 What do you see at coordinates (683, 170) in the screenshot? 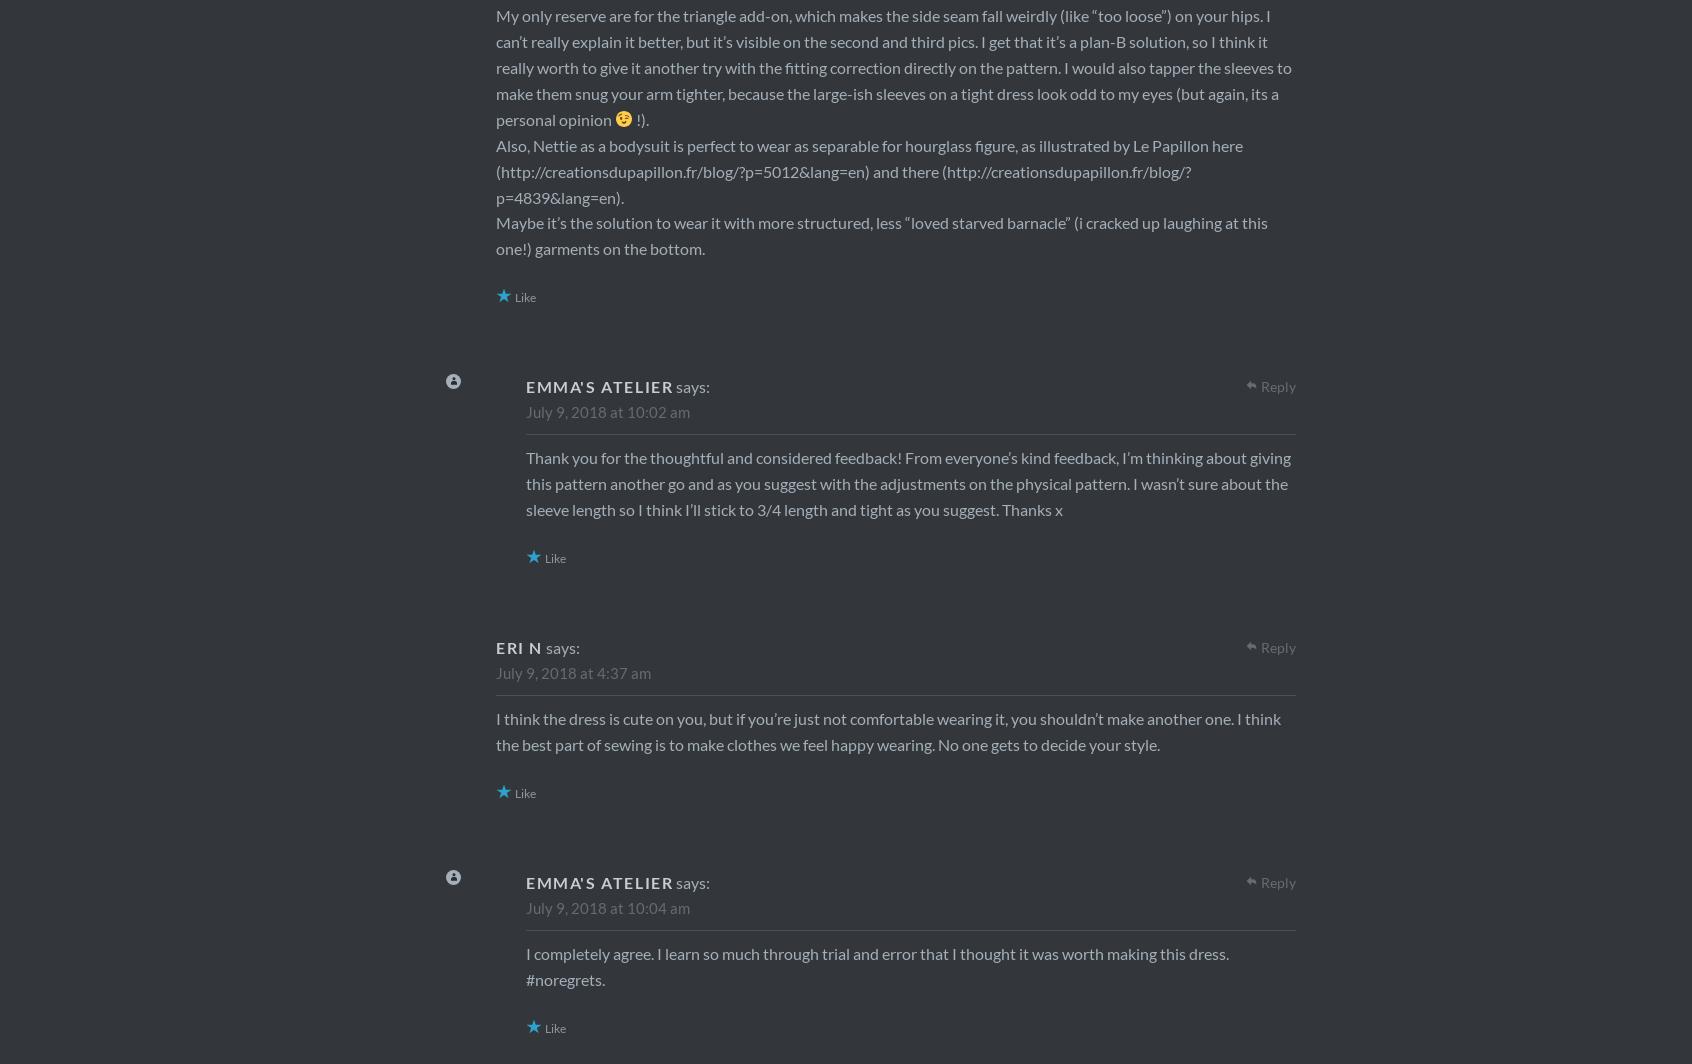
I see `'http://creationsdupapillon.fr/blog/?p=5012&lang=en'` at bounding box center [683, 170].